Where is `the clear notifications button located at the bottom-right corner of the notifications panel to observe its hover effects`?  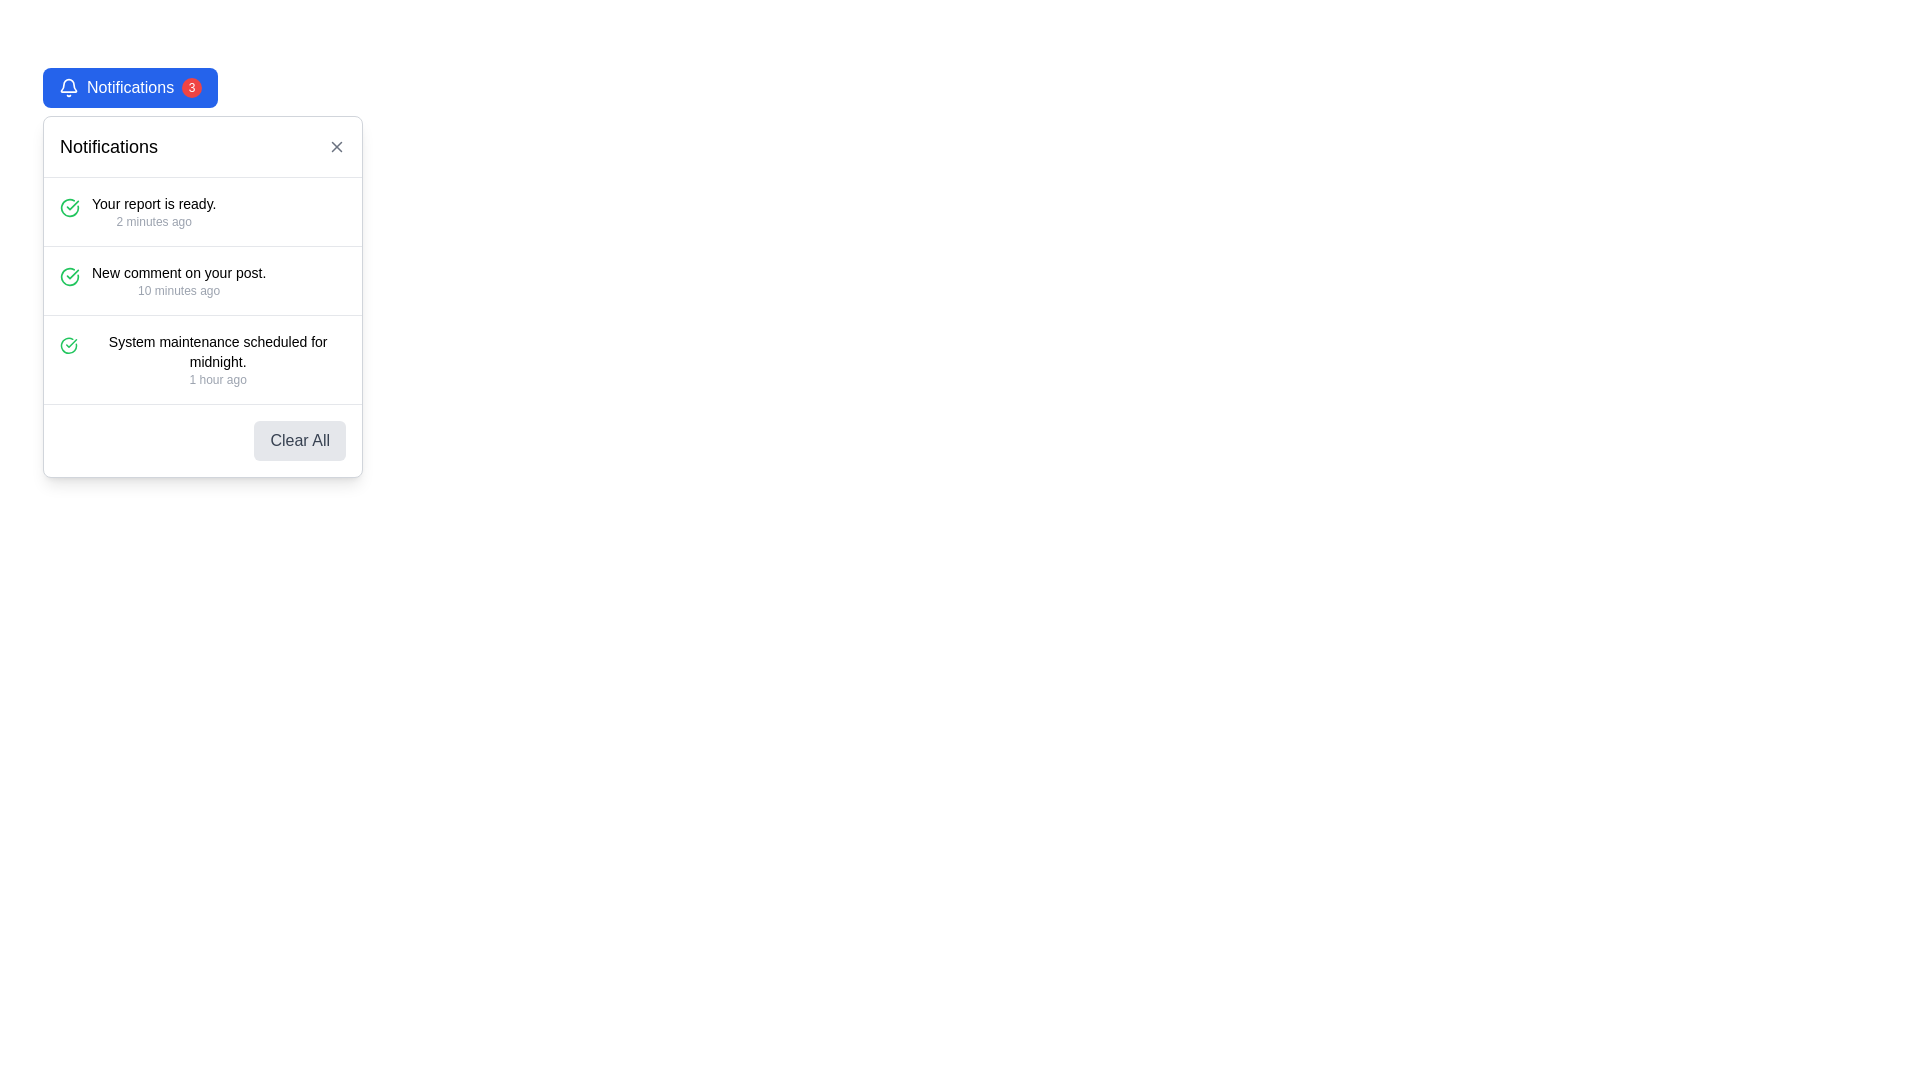 the clear notifications button located at the bottom-right corner of the notifications panel to observe its hover effects is located at coordinates (299, 439).